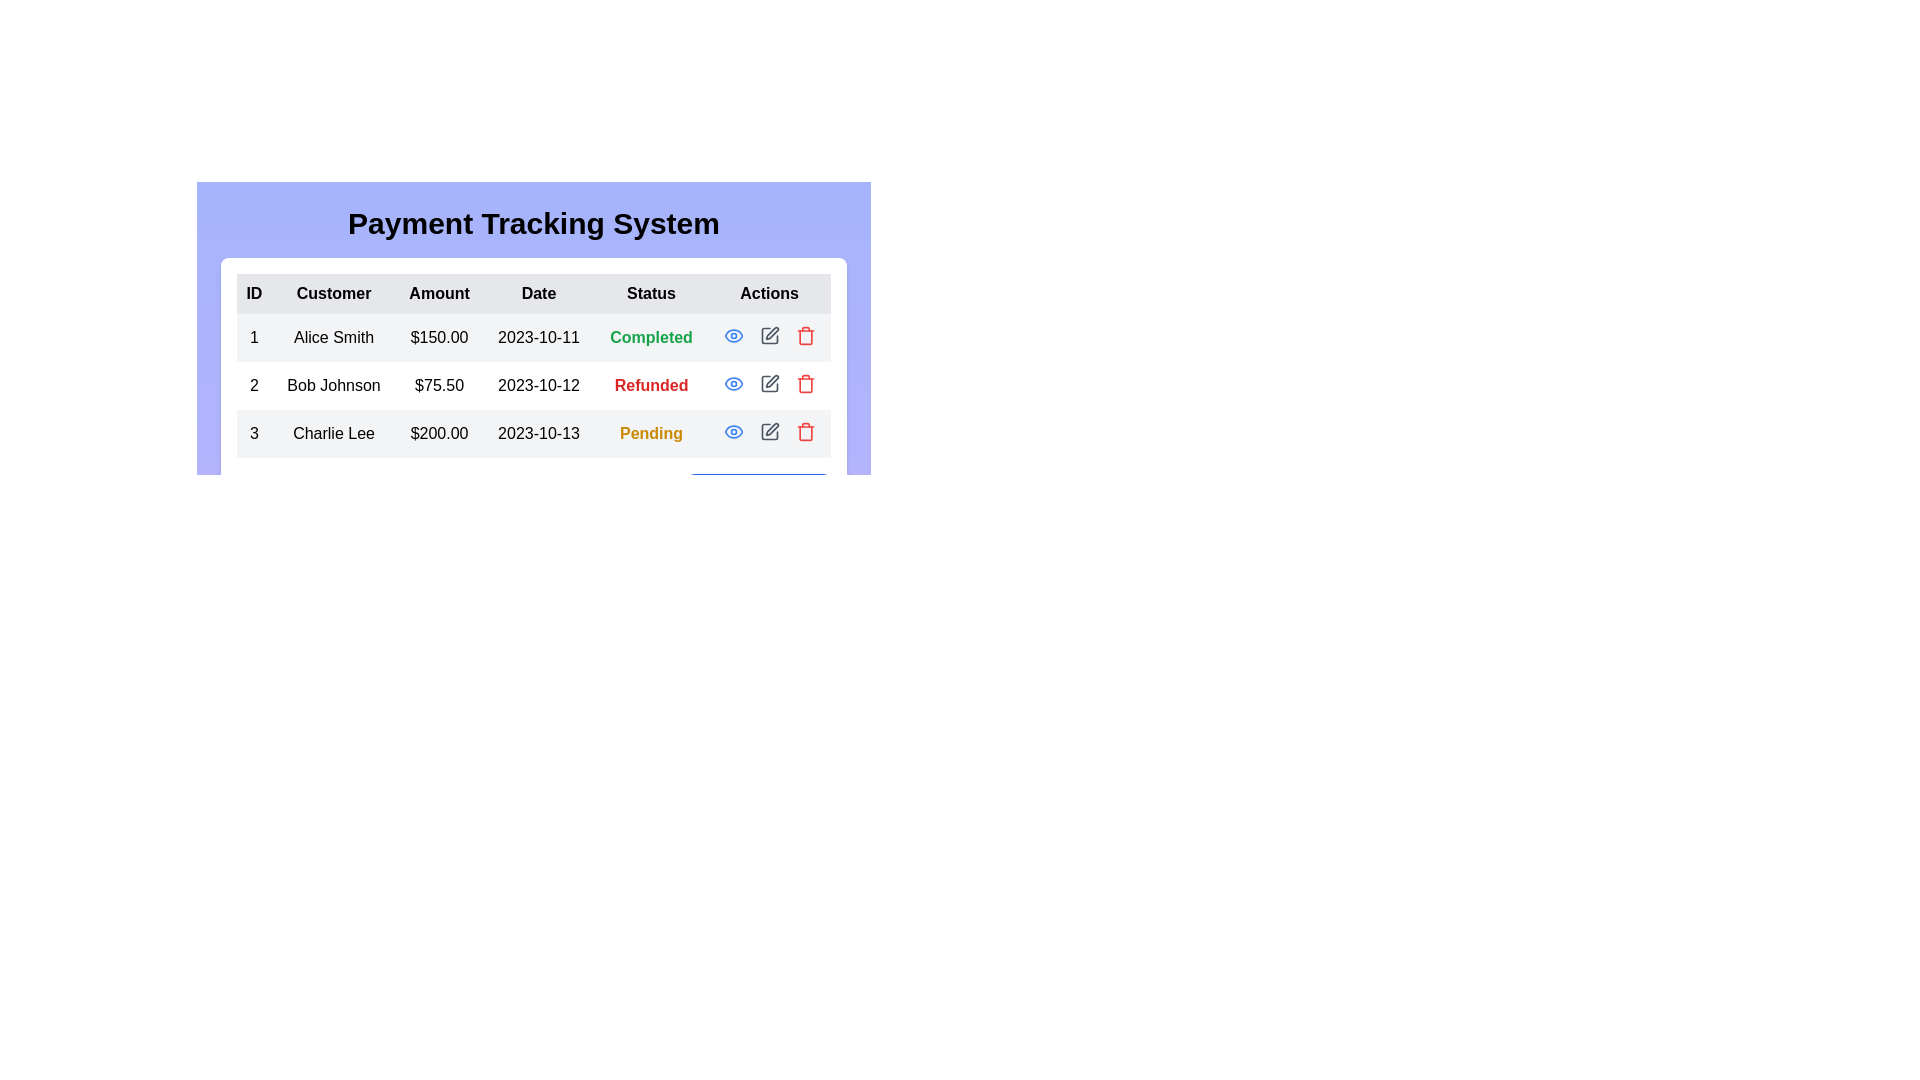  I want to click on the edit icon located in the 'Actions' column of the second row of the table, so click(768, 384).